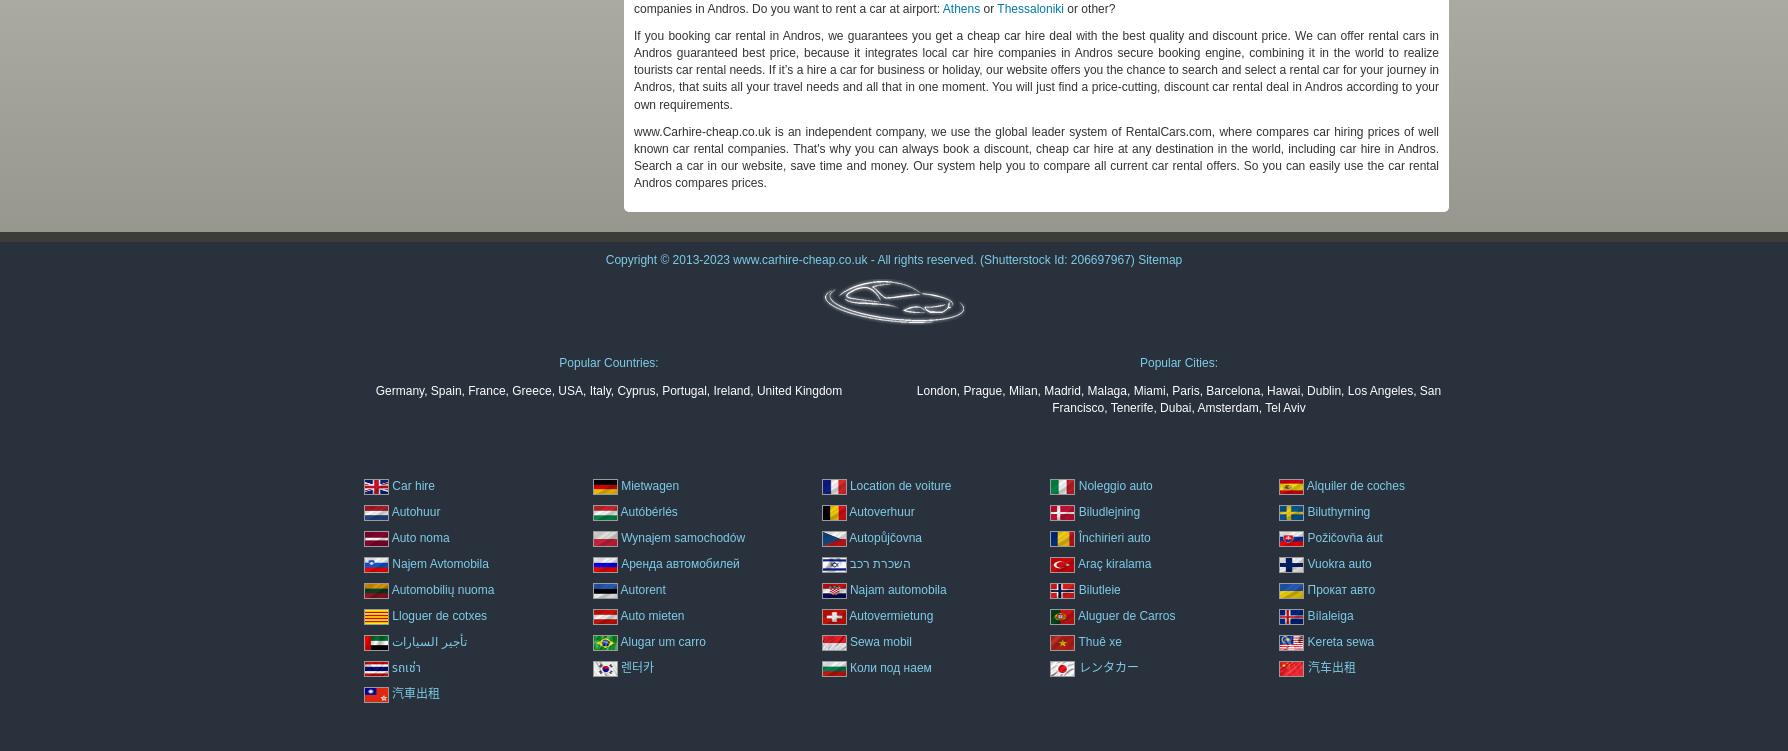 This screenshot has height=751, width=1788. Describe the element at coordinates (1036, 157) in the screenshot. I see `'www.Carhire-cheap.co.uk is an independent company, we use the global leader system of RentalCars.com, where compares car hiring prices of well known car rental companies. That's why you can always book a discount, cheap car hire at any destination in the world, including car hire in Andros. Search a car in our website, save time and money. Our system help you to compare all current car rental offers. So you can easily use the car rental Andros compares prices.'` at that location.